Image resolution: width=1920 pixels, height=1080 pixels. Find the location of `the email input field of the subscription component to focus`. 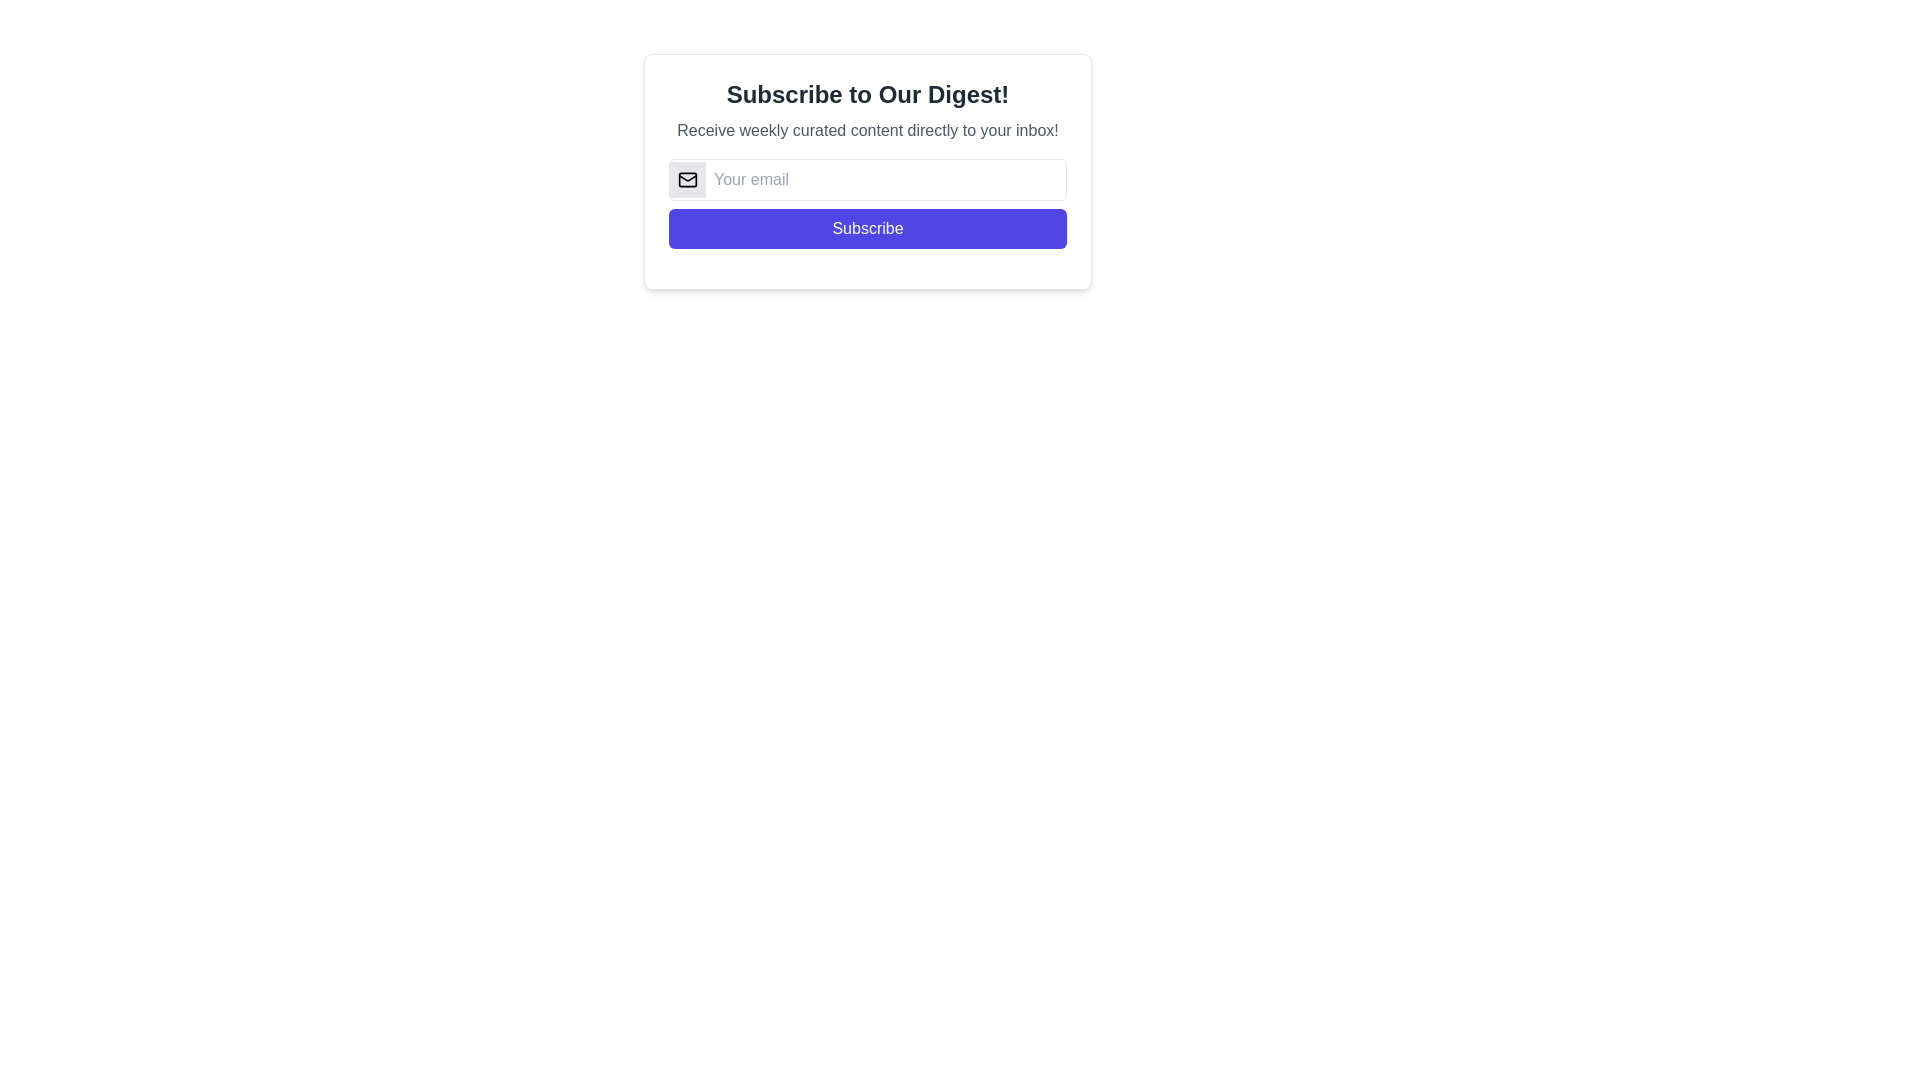

the email input field of the subscription component to focus is located at coordinates (868, 171).